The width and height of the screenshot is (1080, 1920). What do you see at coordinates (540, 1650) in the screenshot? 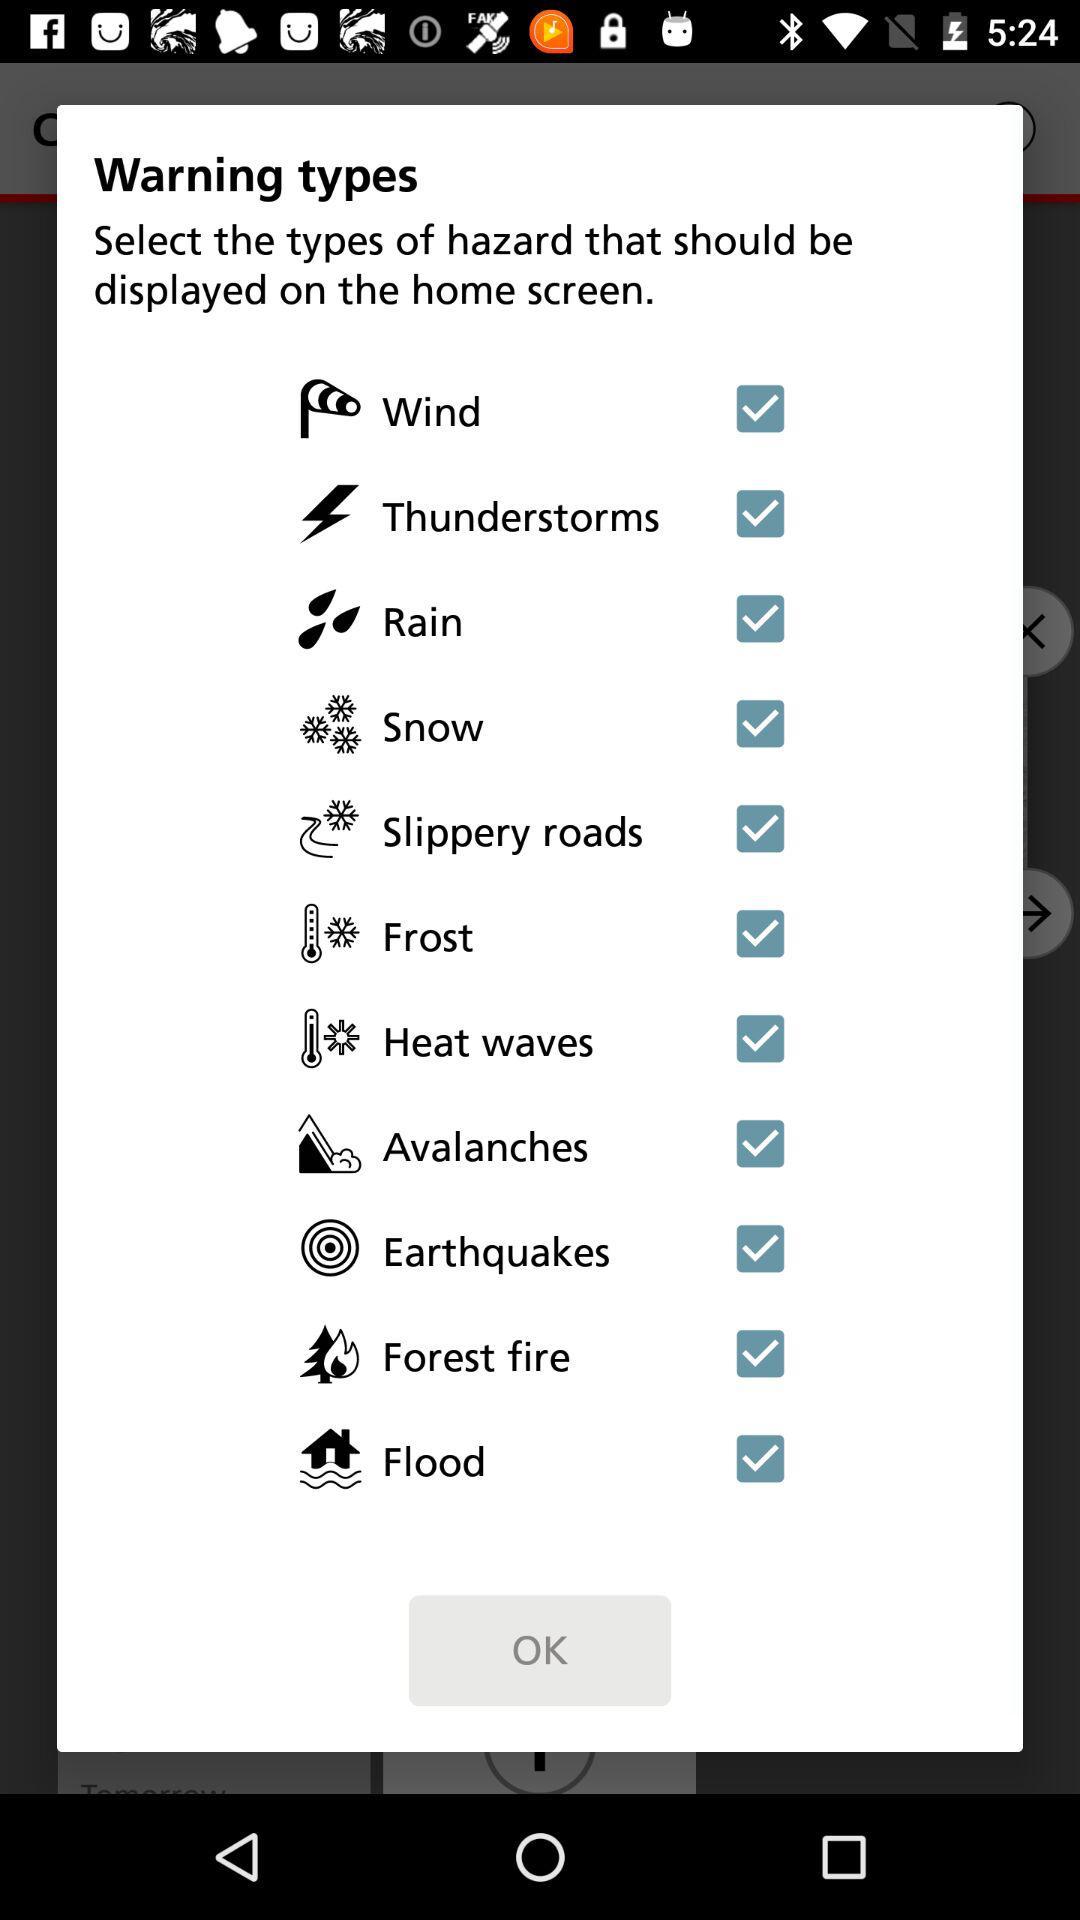
I see `the ok` at bounding box center [540, 1650].